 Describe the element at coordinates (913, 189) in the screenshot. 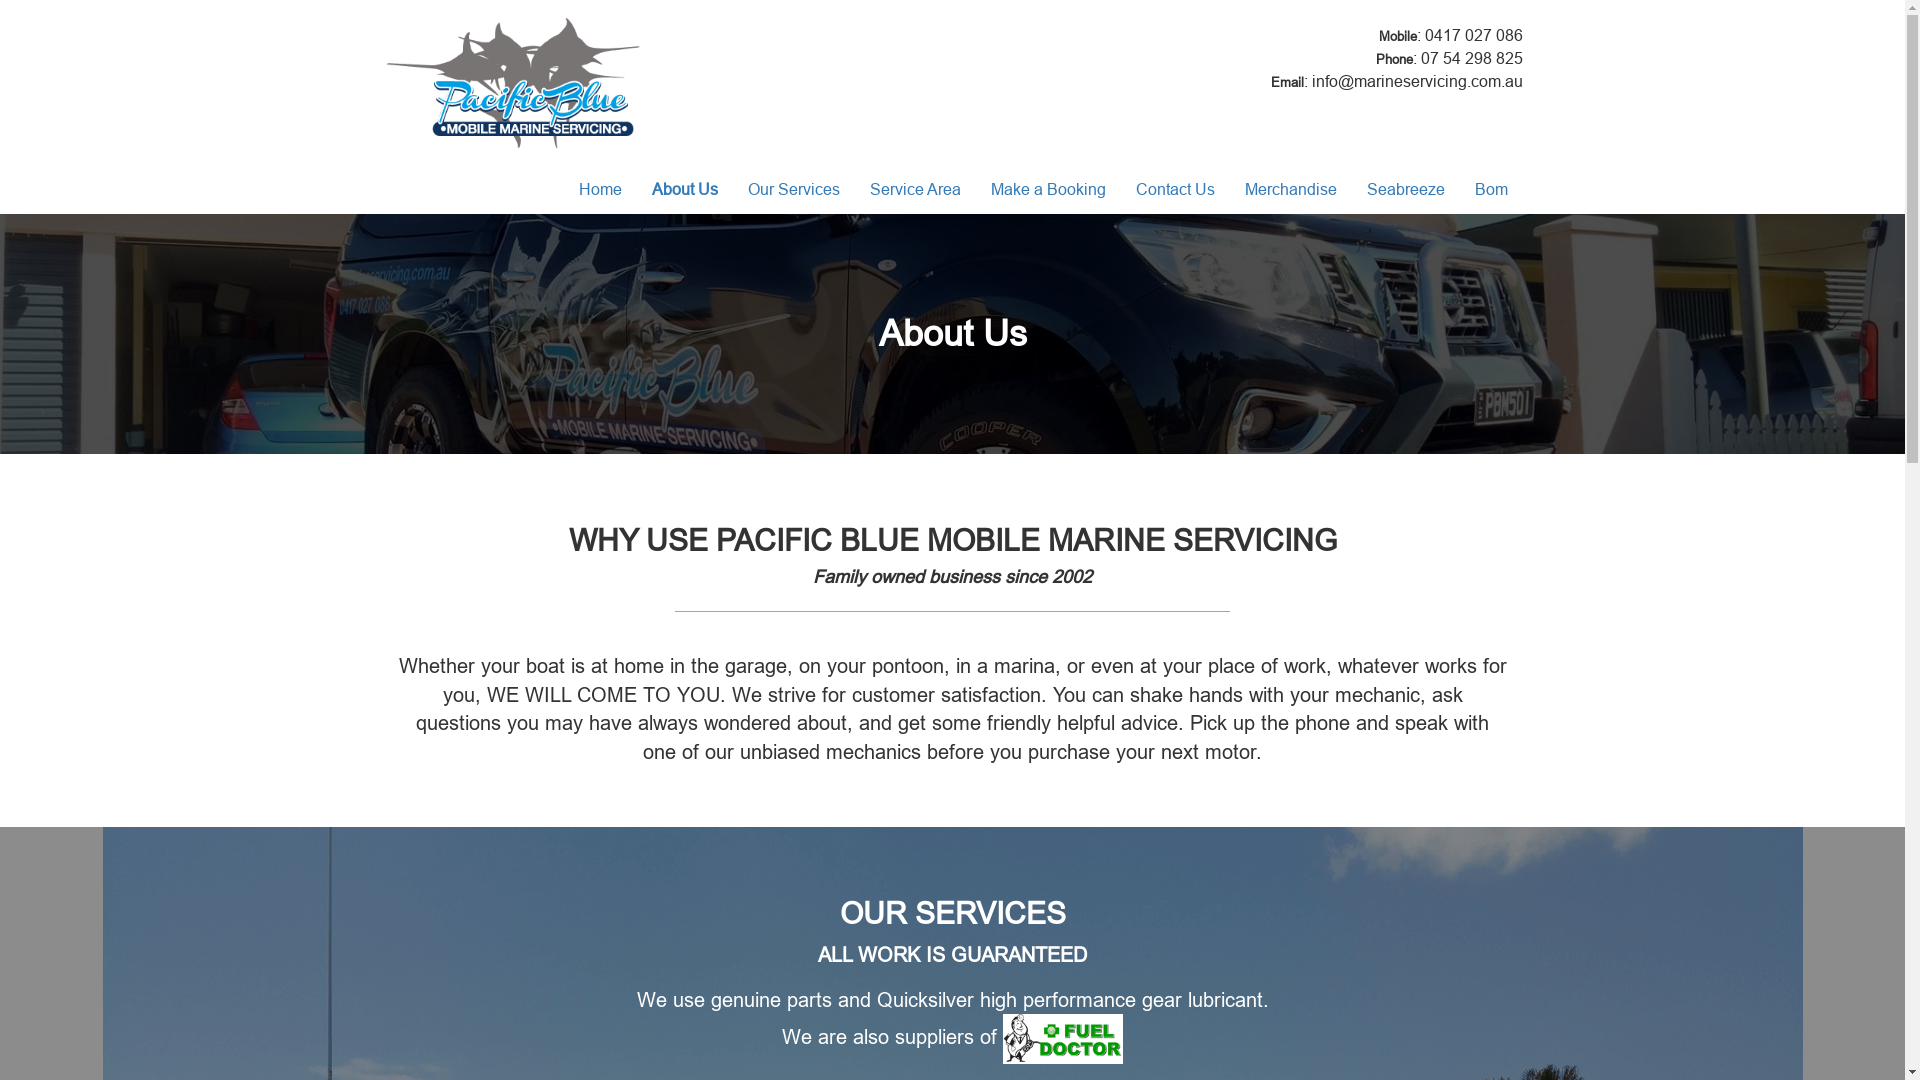

I see `'Service Area'` at that location.